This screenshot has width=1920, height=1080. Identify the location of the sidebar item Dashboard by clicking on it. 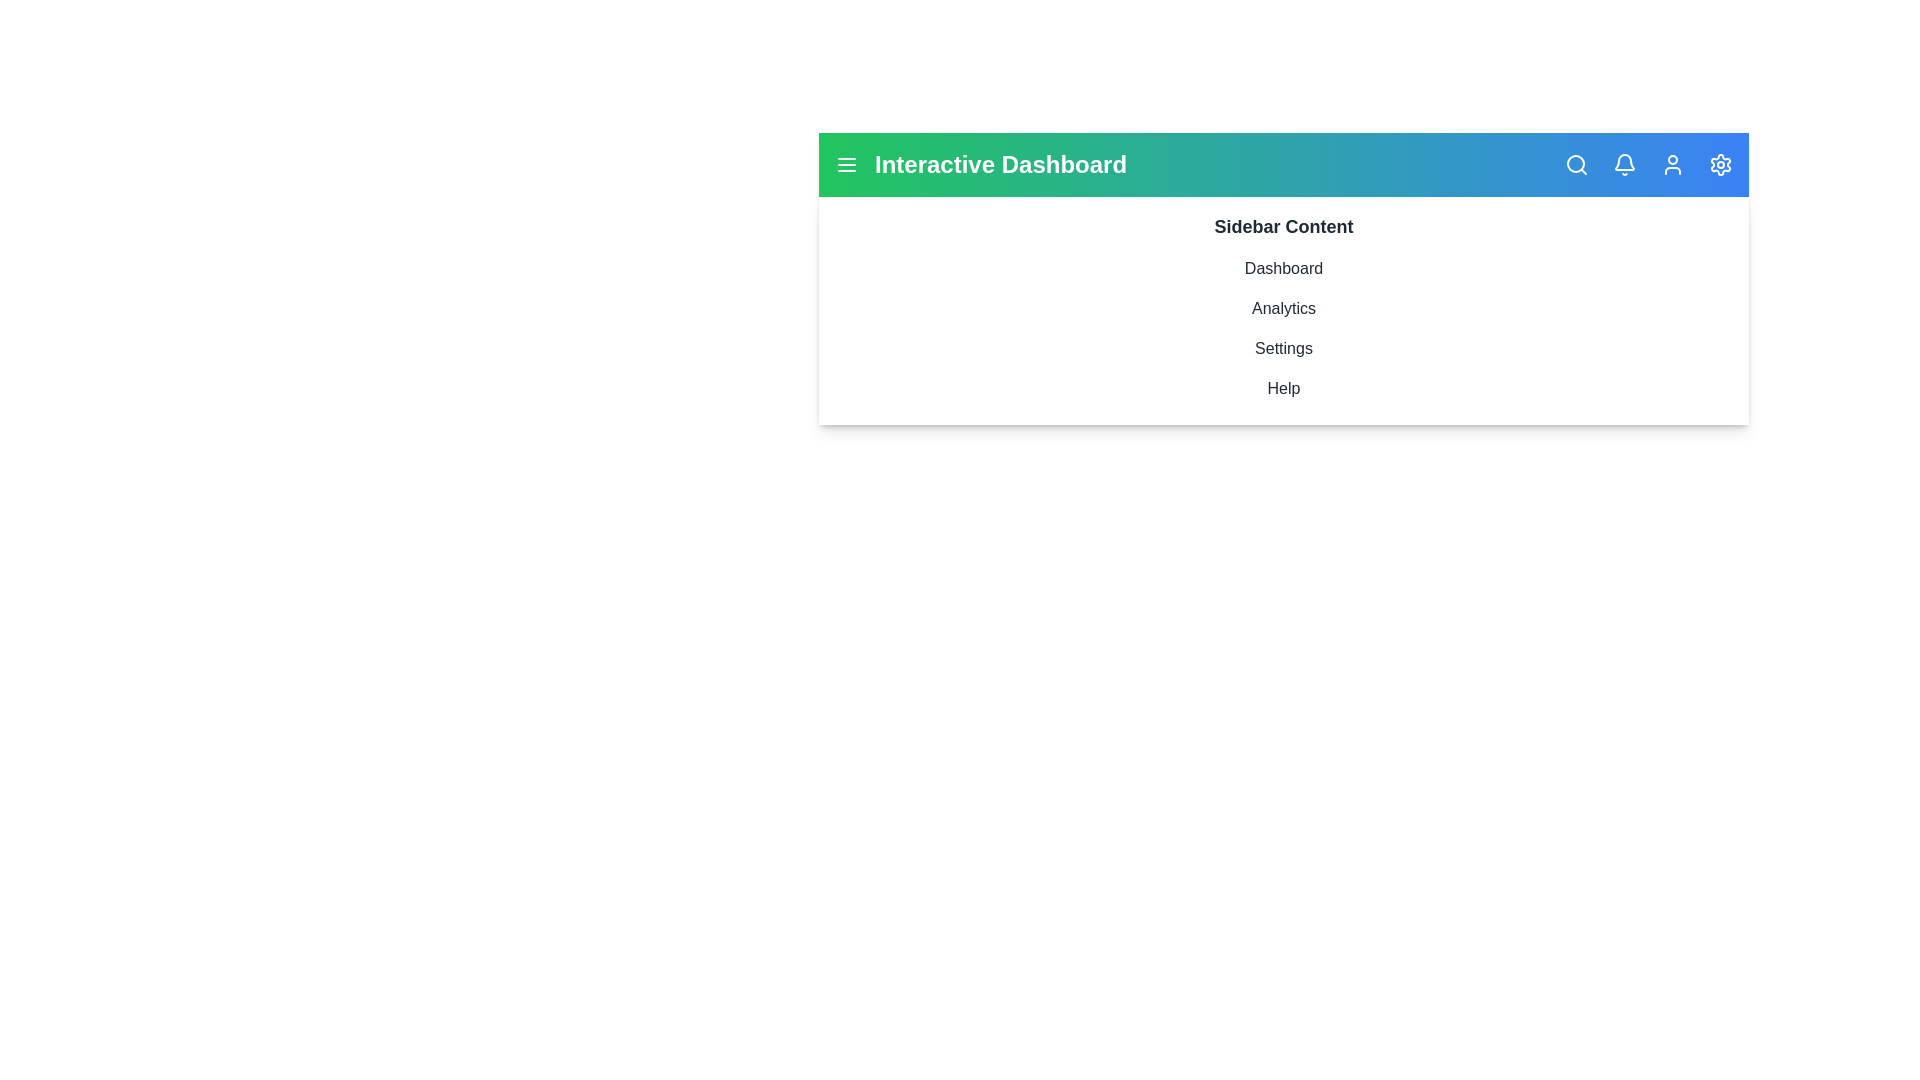
(1283, 268).